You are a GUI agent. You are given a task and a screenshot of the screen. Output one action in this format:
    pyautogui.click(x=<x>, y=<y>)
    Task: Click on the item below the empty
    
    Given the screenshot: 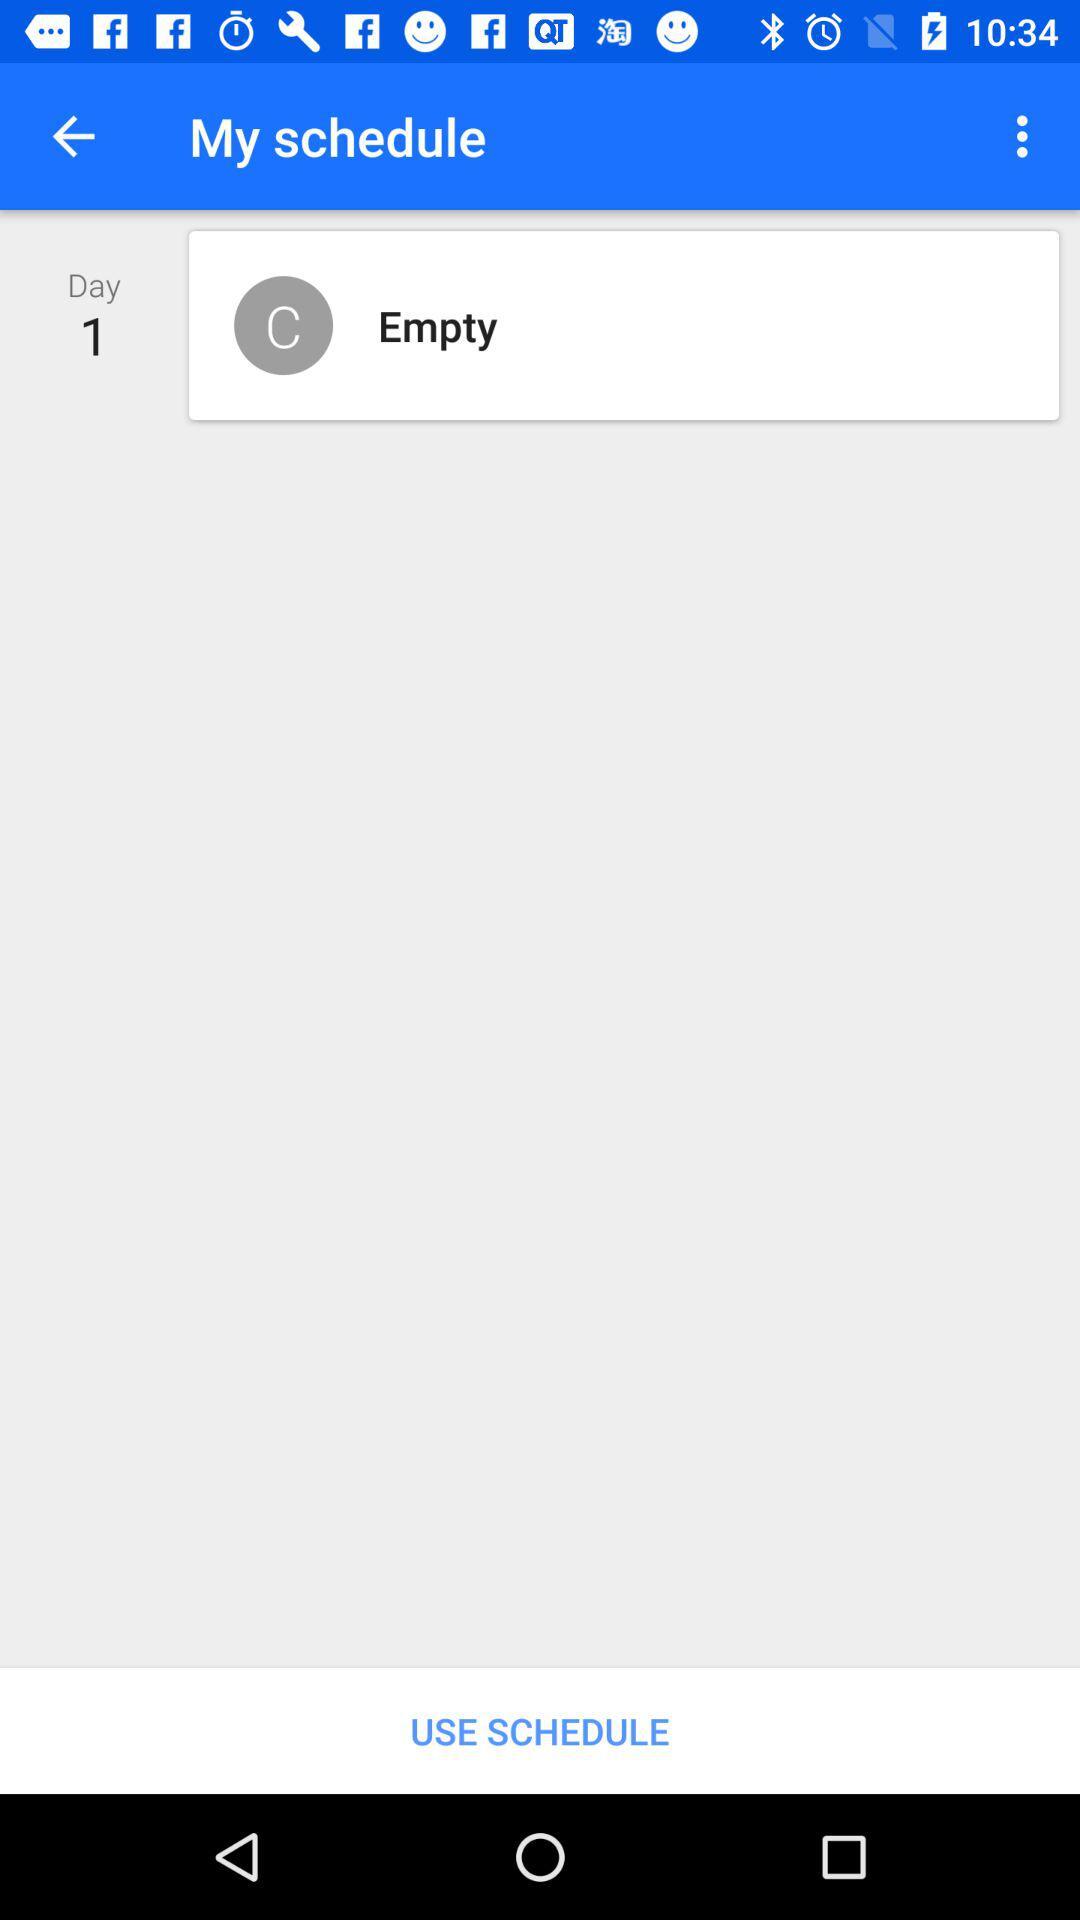 What is the action you would take?
    pyautogui.click(x=540, y=1730)
    